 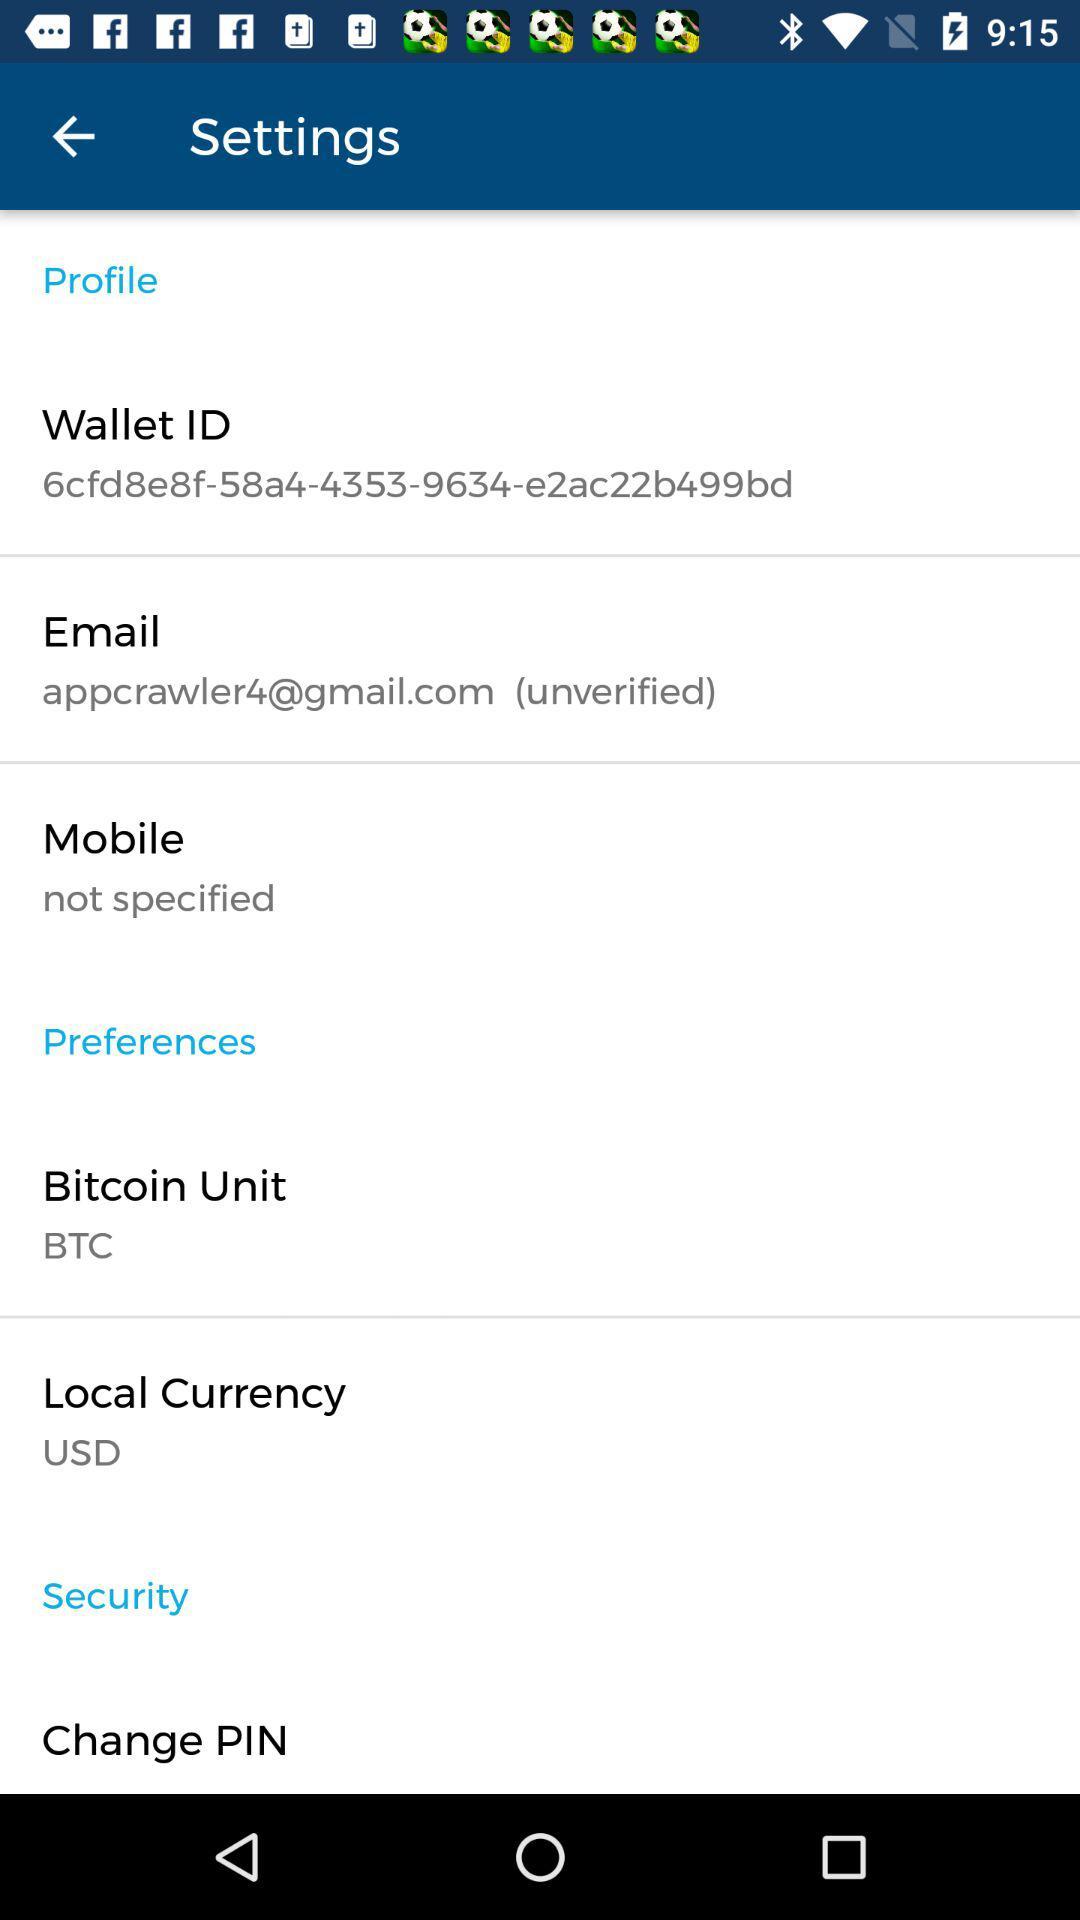 I want to click on icon above the profile icon, so click(x=72, y=135).